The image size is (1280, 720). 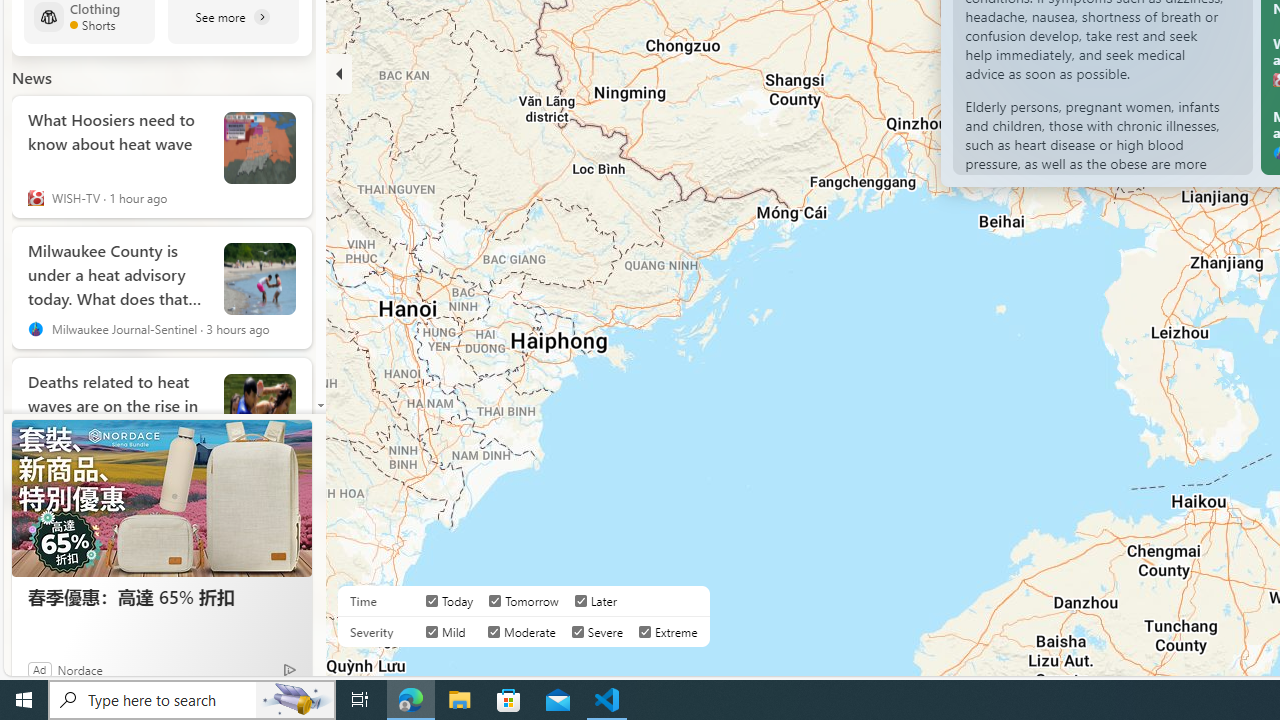 What do you see at coordinates (35, 198) in the screenshot?
I see `'WISH-TV'` at bounding box center [35, 198].